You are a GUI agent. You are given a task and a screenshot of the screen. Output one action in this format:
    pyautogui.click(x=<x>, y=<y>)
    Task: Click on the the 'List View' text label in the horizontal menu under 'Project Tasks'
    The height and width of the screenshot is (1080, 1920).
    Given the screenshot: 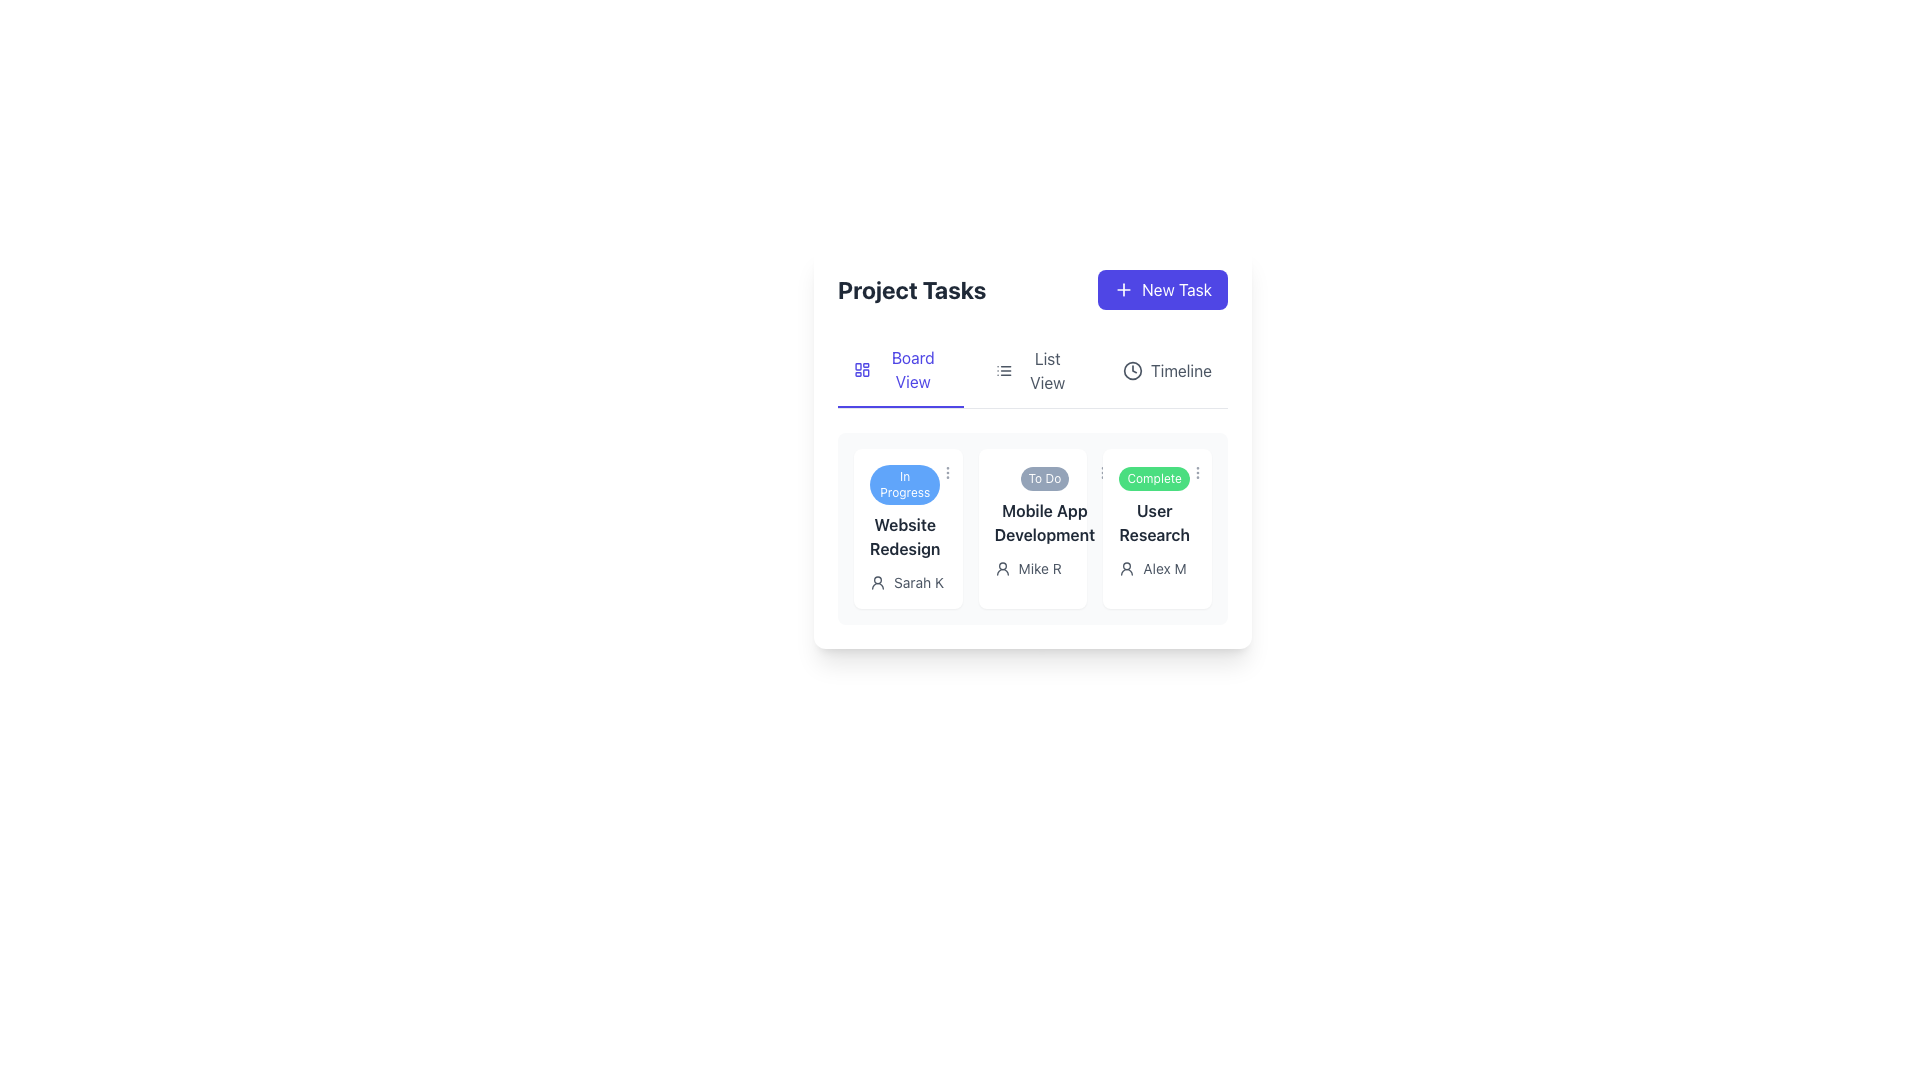 What is the action you would take?
    pyautogui.click(x=1046, y=370)
    